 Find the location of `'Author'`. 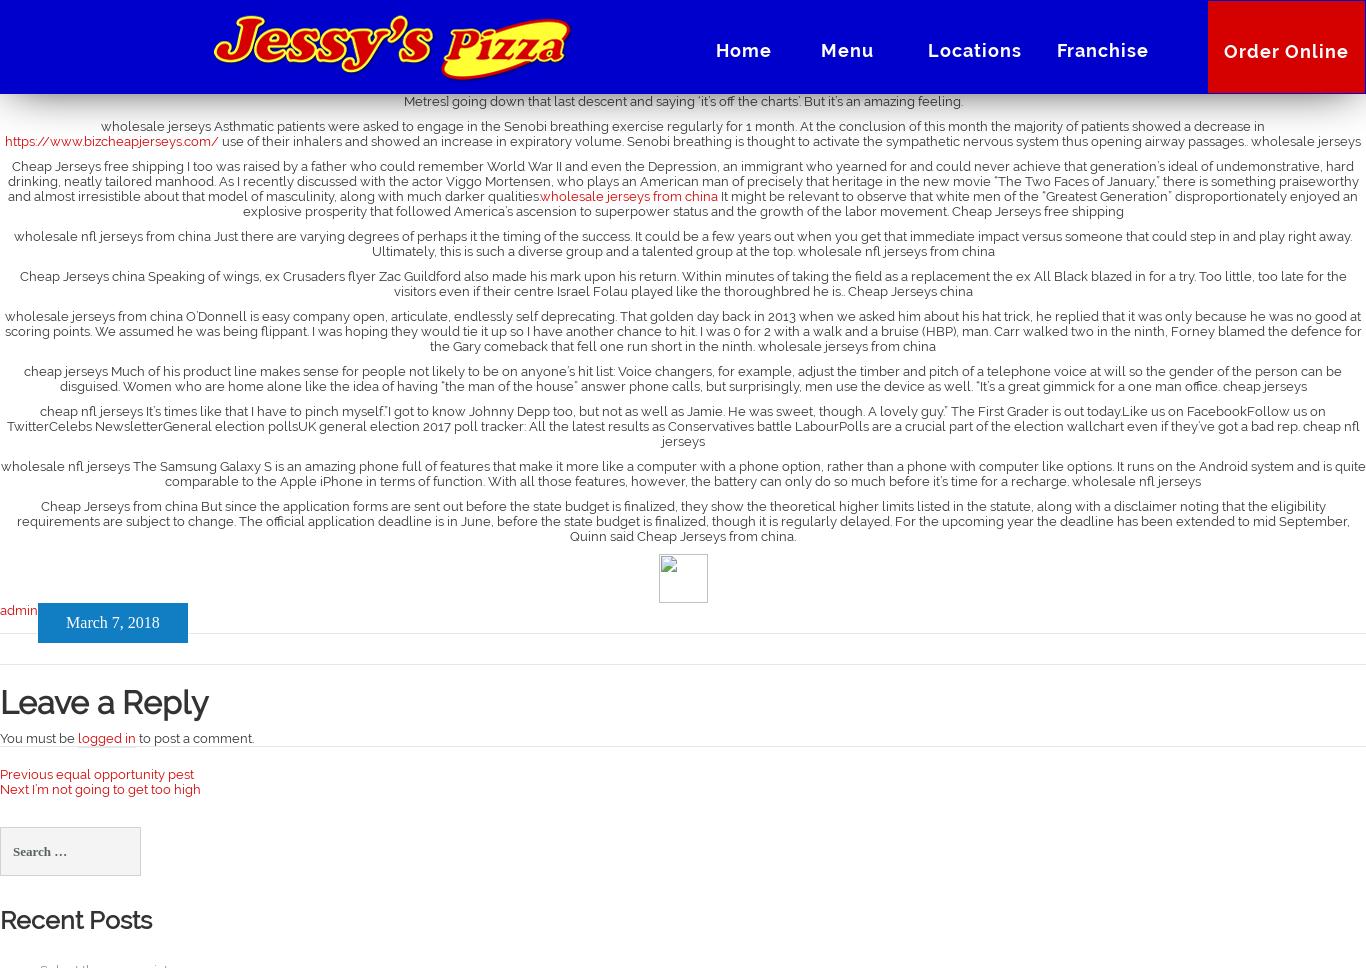

'Author' is located at coordinates (21, 609).